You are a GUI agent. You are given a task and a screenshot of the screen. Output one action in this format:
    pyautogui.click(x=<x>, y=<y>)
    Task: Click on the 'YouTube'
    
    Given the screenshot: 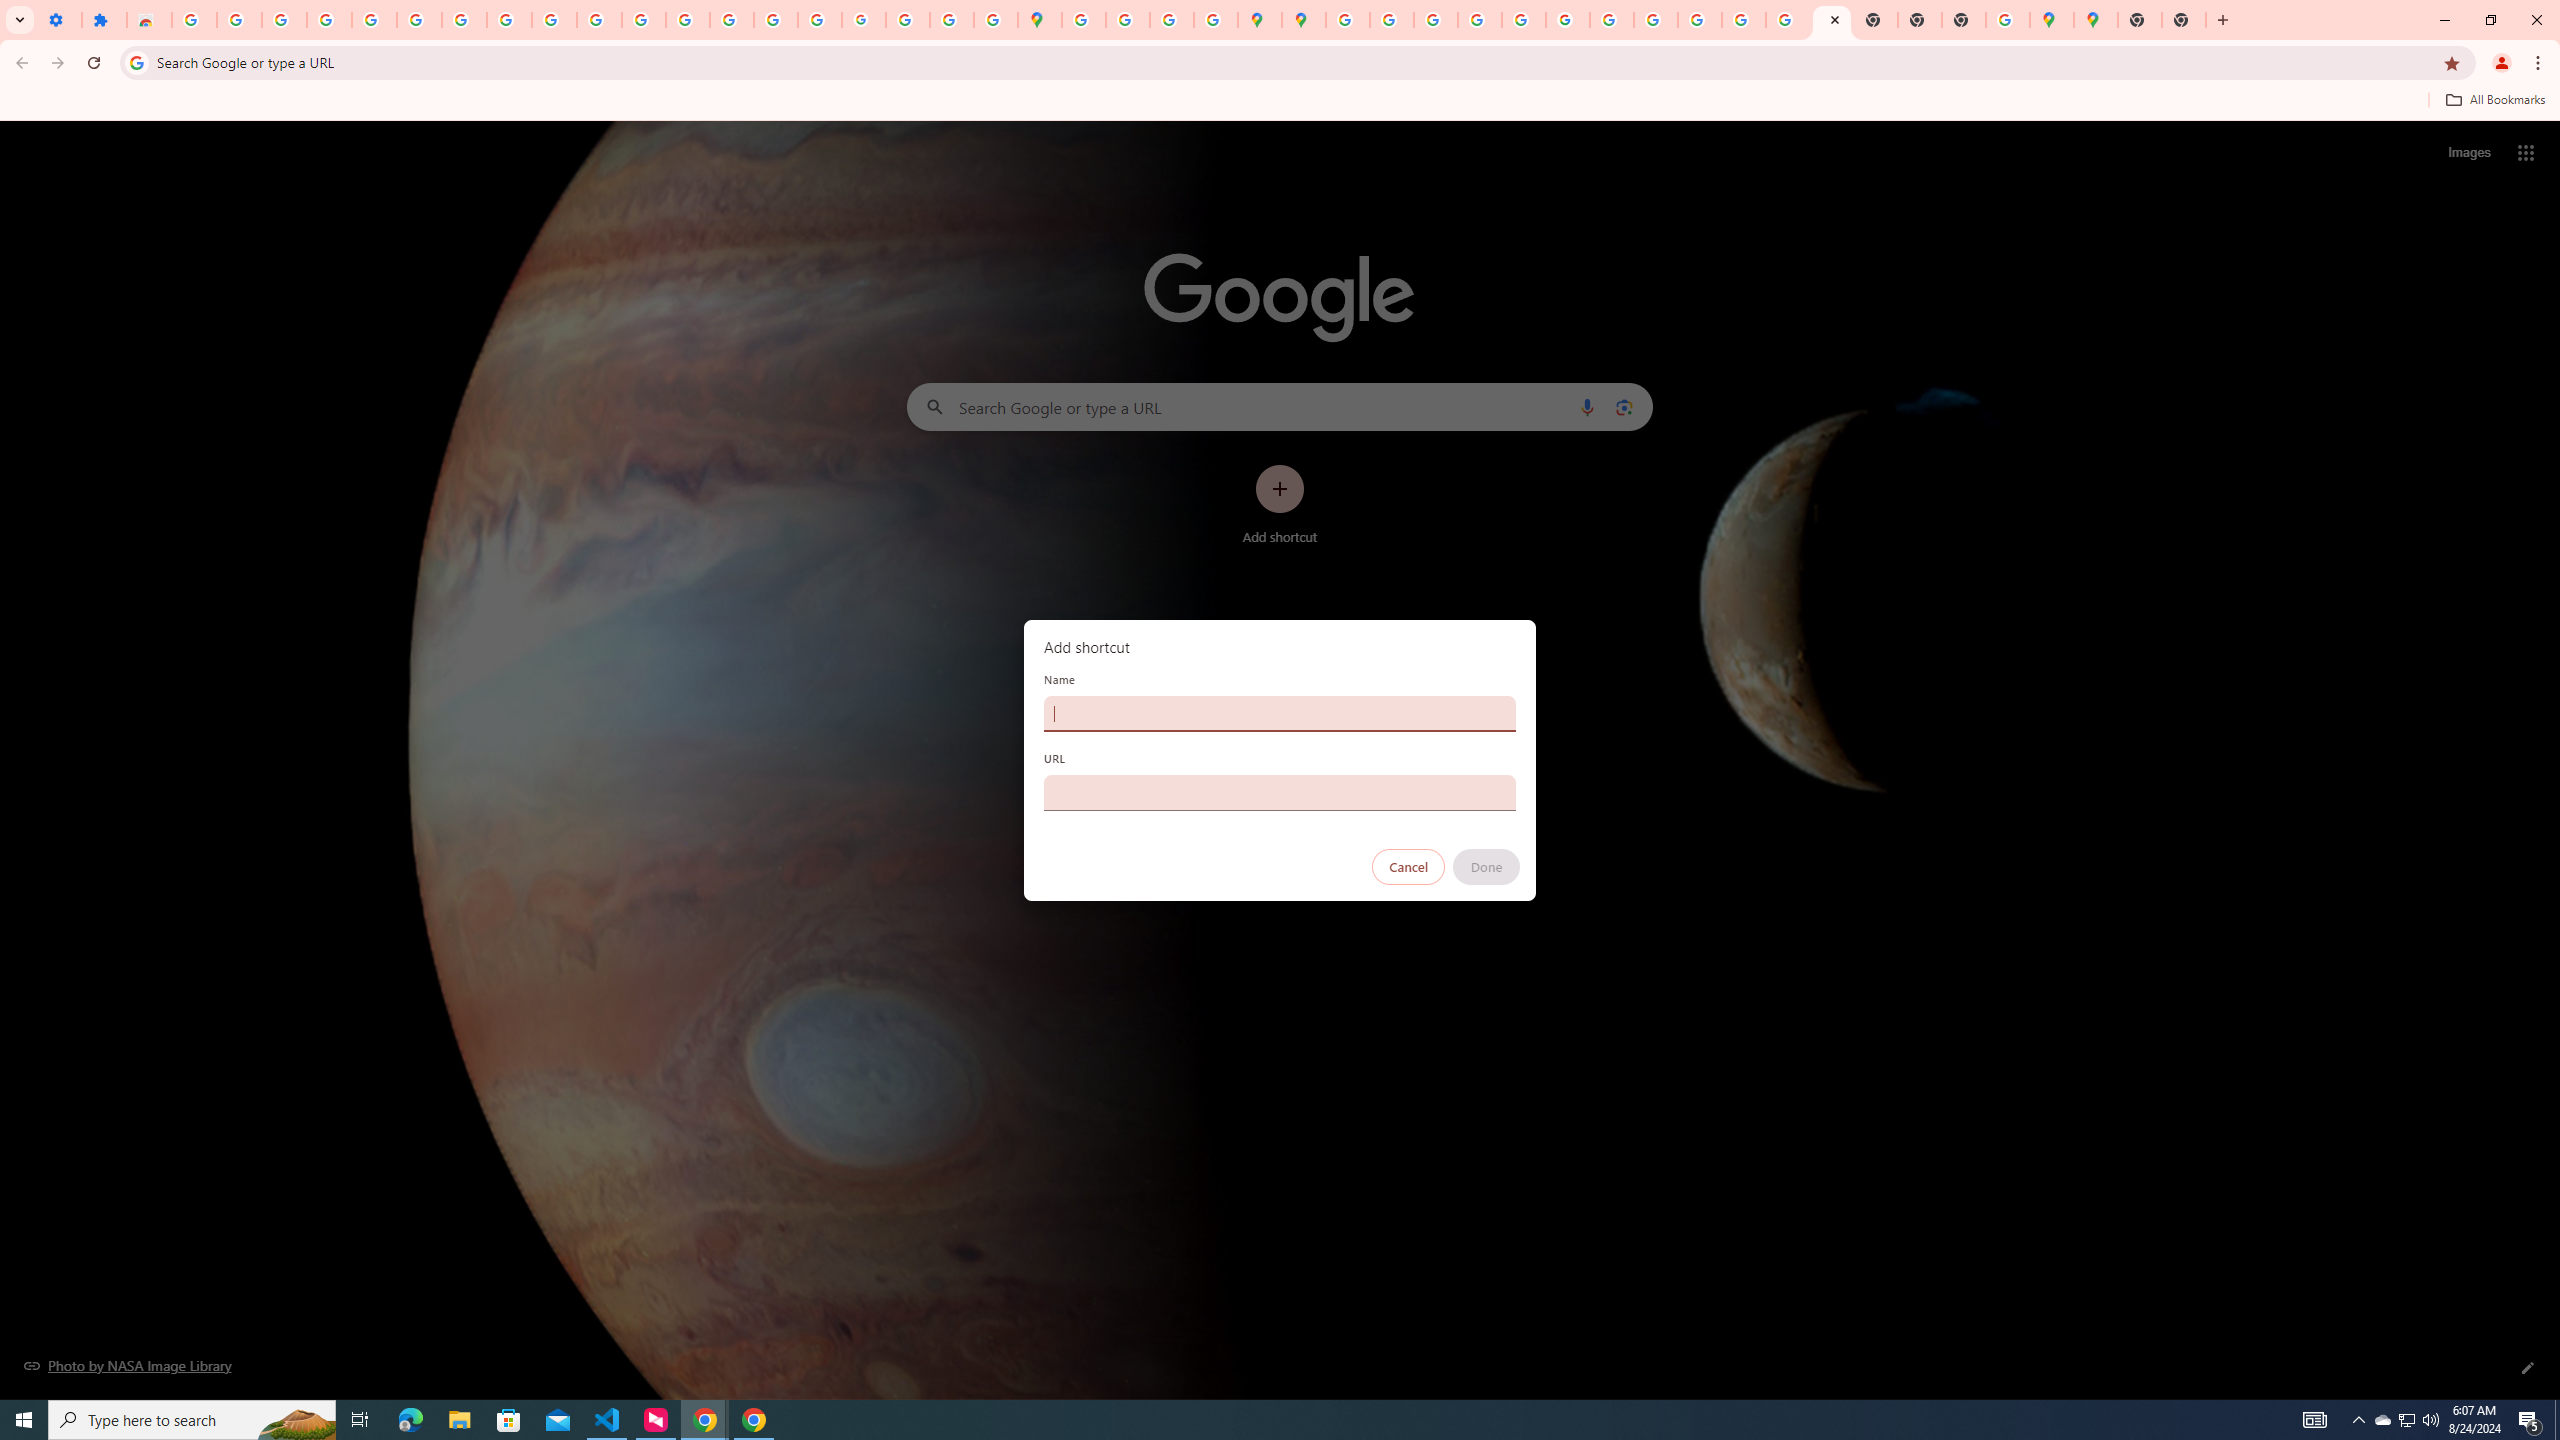 What is the action you would take?
    pyautogui.click(x=509, y=19)
    